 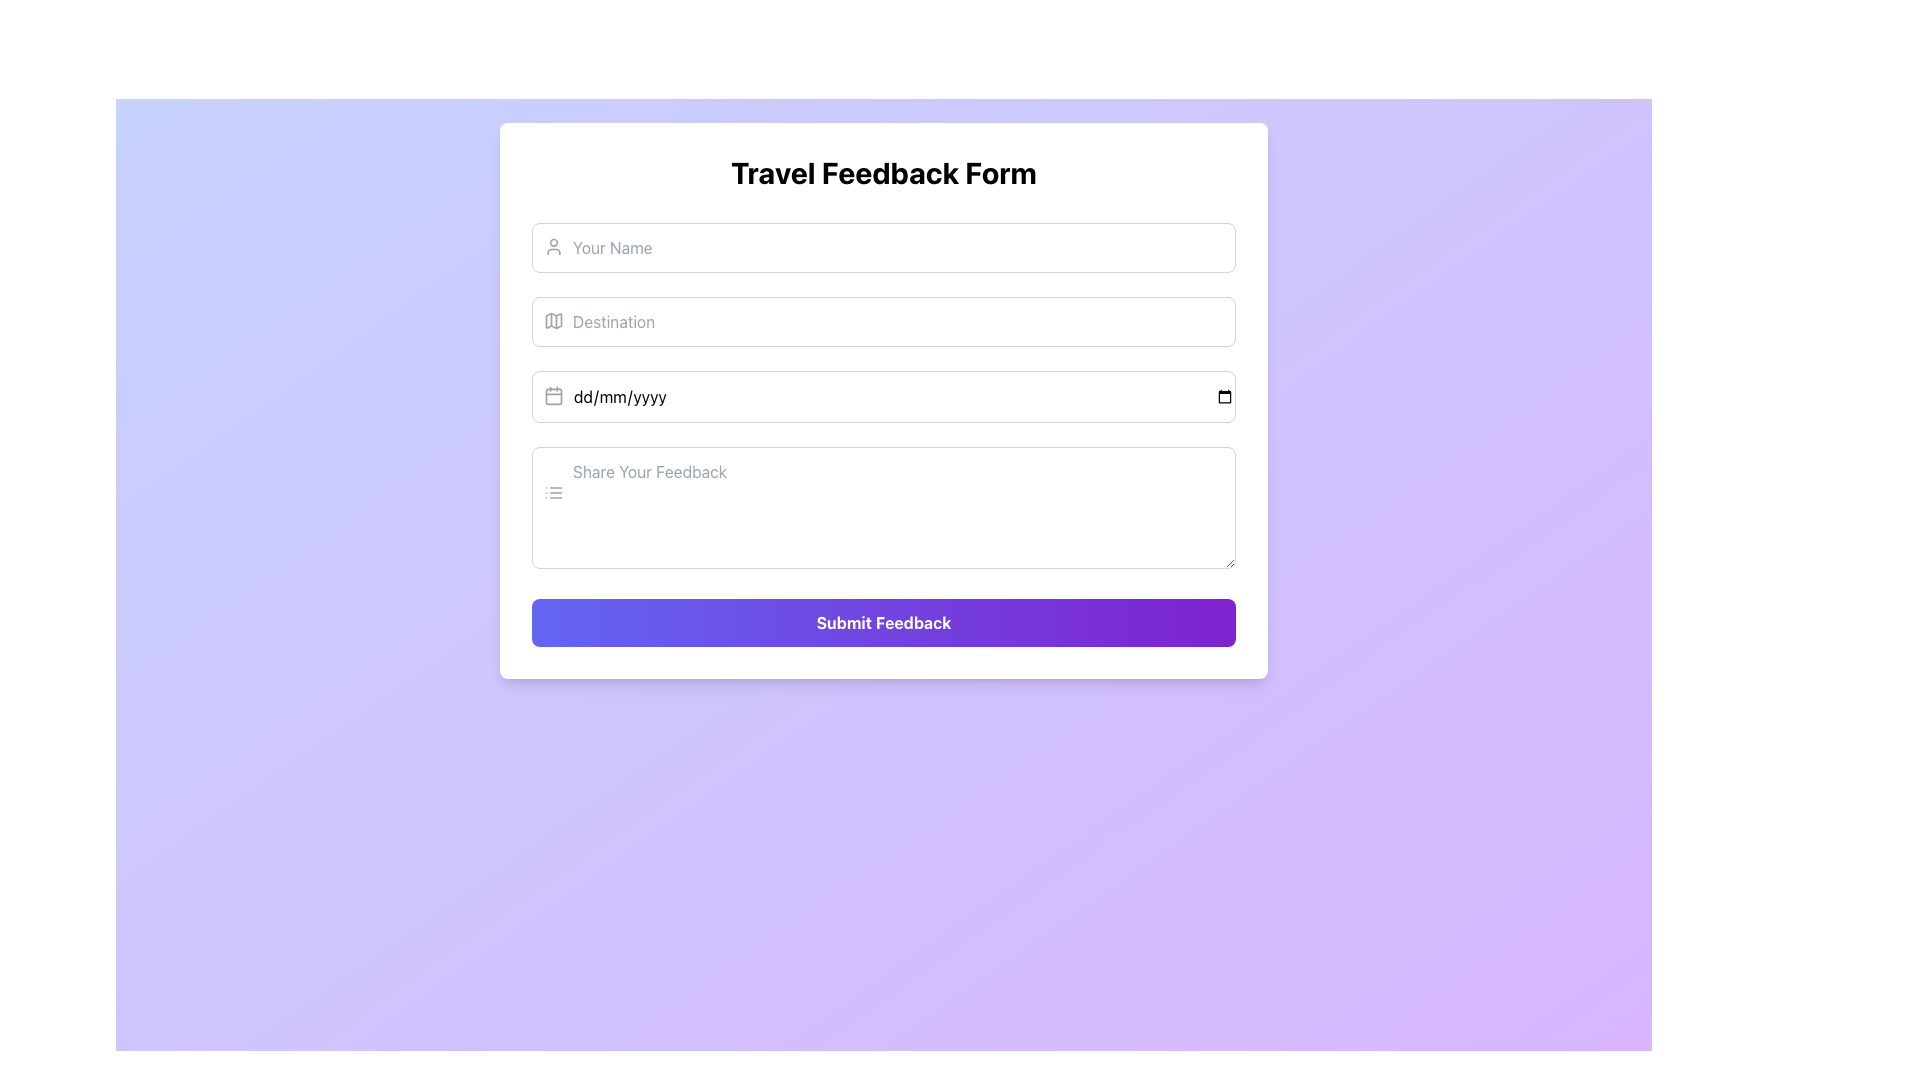 What do you see at coordinates (882, 622) in the screenshot?
I see `the 'Submit Feedback' button, which has a gradient background from indigo to purple and white bold text` at bounding box center [882, 622].